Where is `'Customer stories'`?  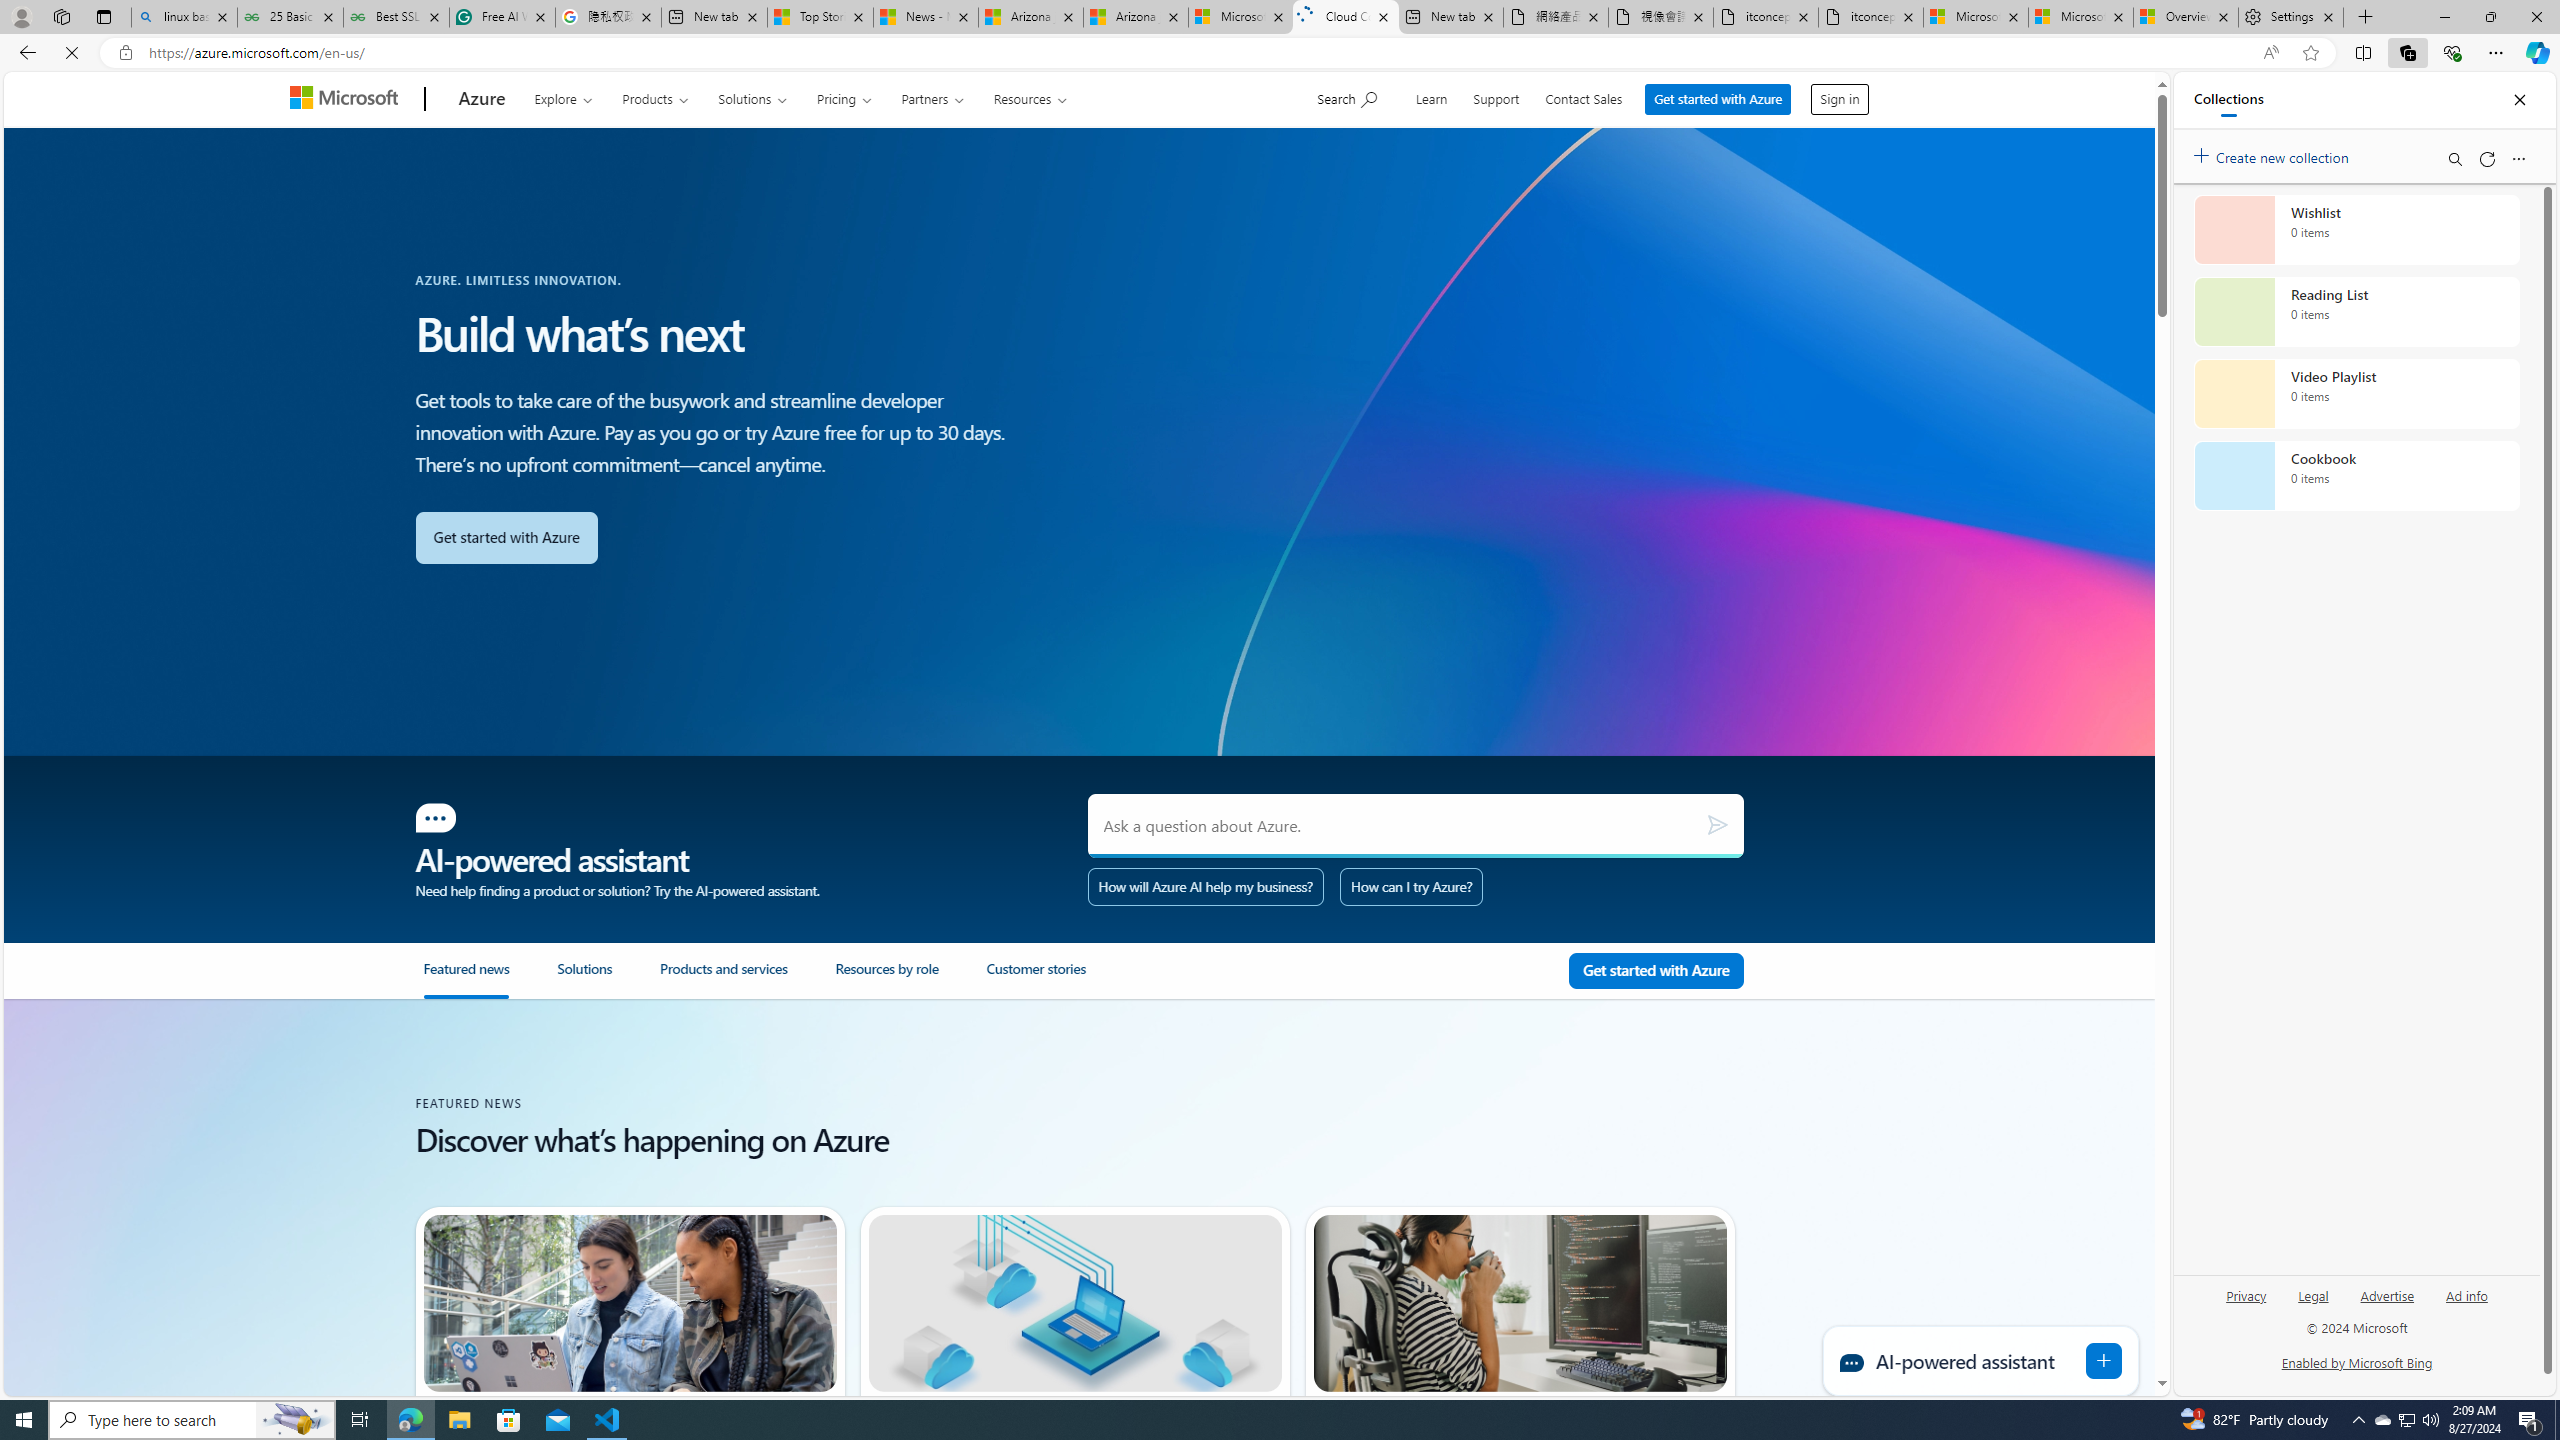 'Customer stories' is located at coordinates (1035, 976).